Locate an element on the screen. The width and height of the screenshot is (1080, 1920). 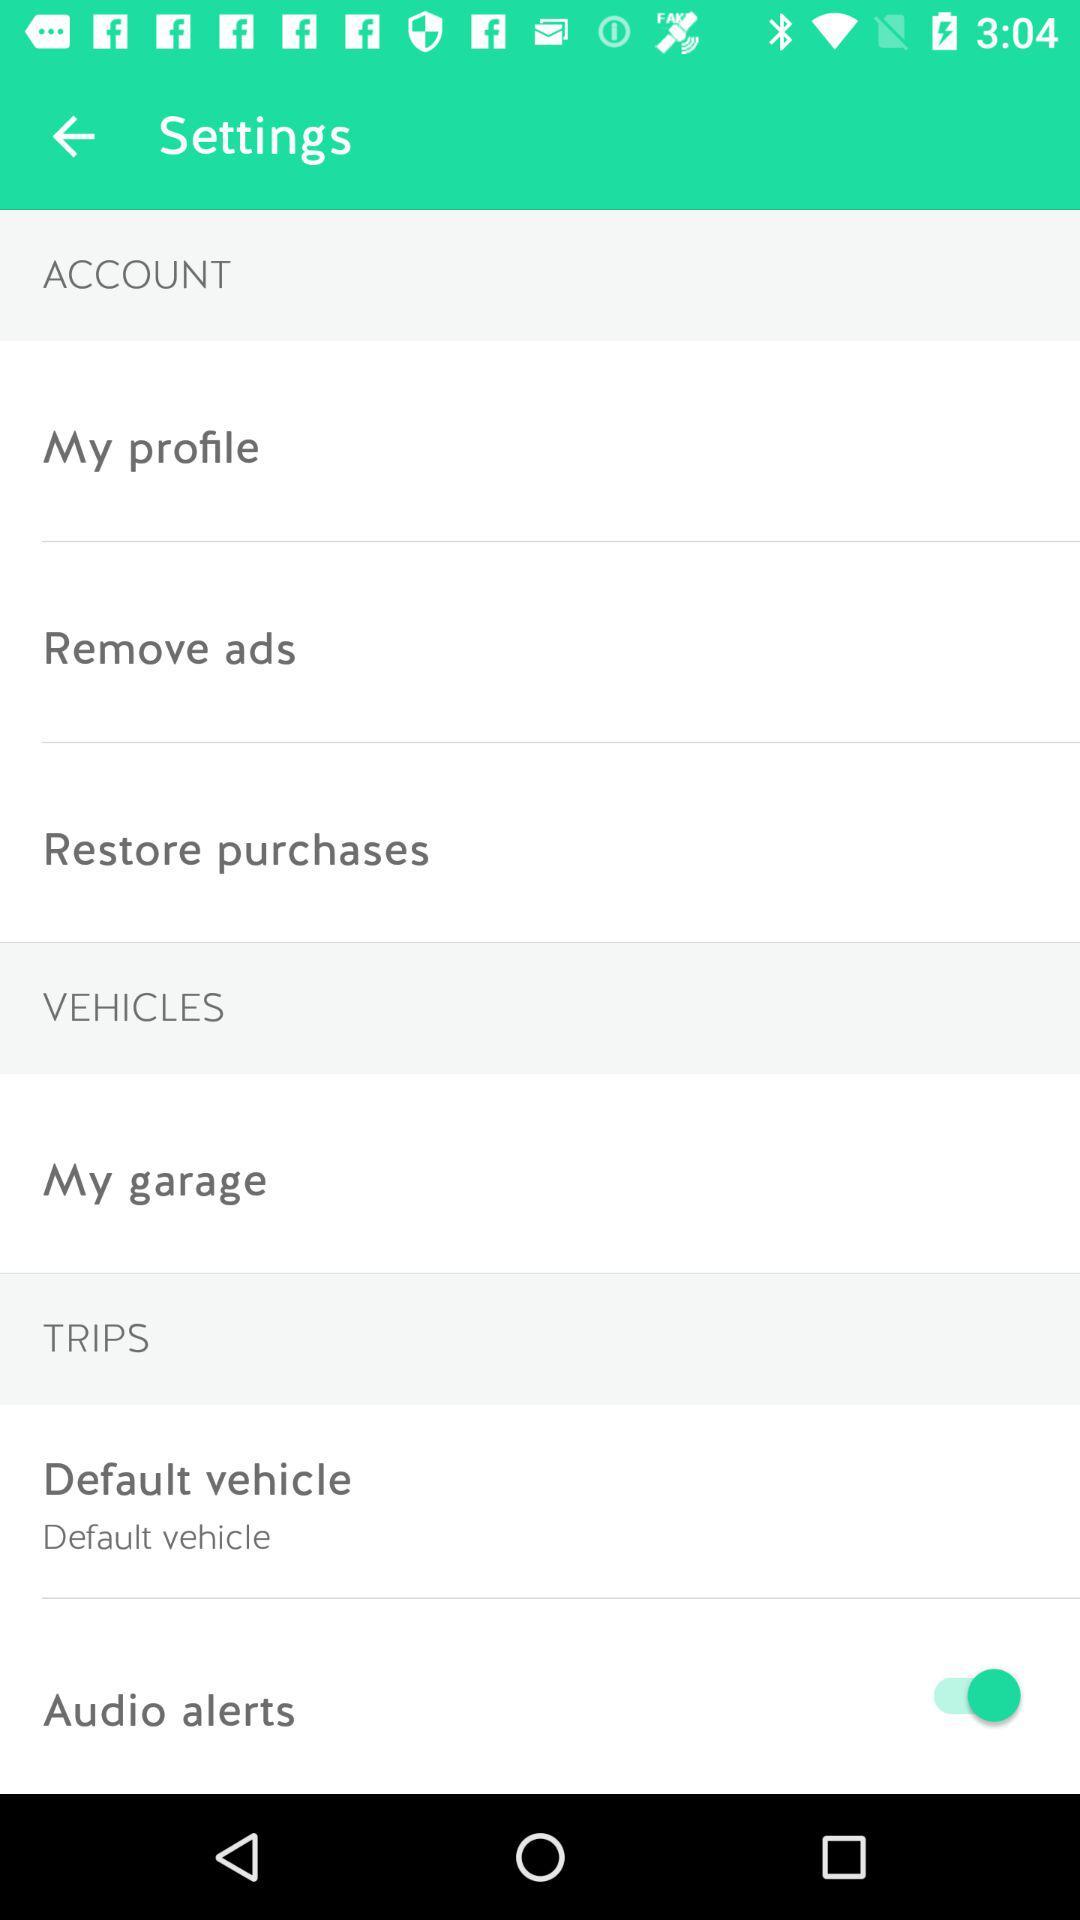
the icon next to audio alerts item is located at coordinates (663, 1694).